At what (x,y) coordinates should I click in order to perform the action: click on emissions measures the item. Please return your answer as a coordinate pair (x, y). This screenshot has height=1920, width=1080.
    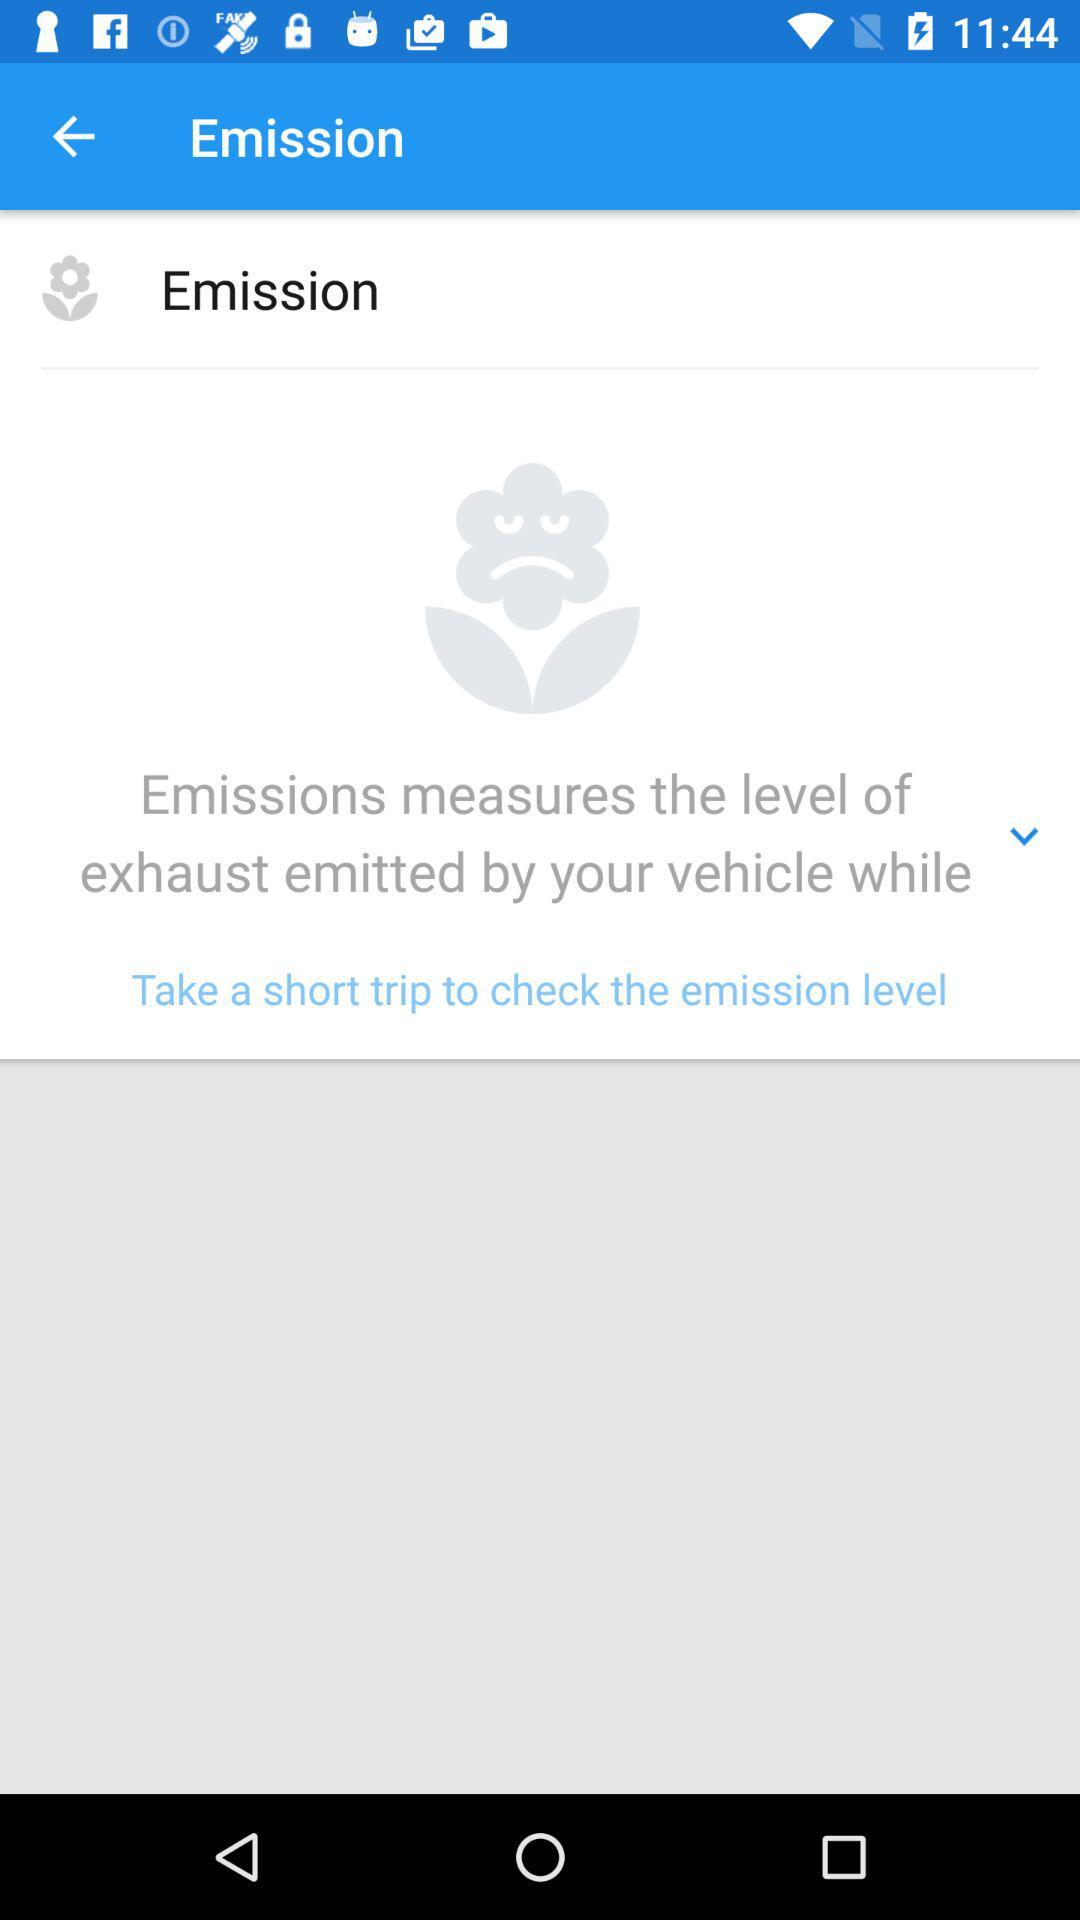
    Looking at the image, I should click on (540, 836).